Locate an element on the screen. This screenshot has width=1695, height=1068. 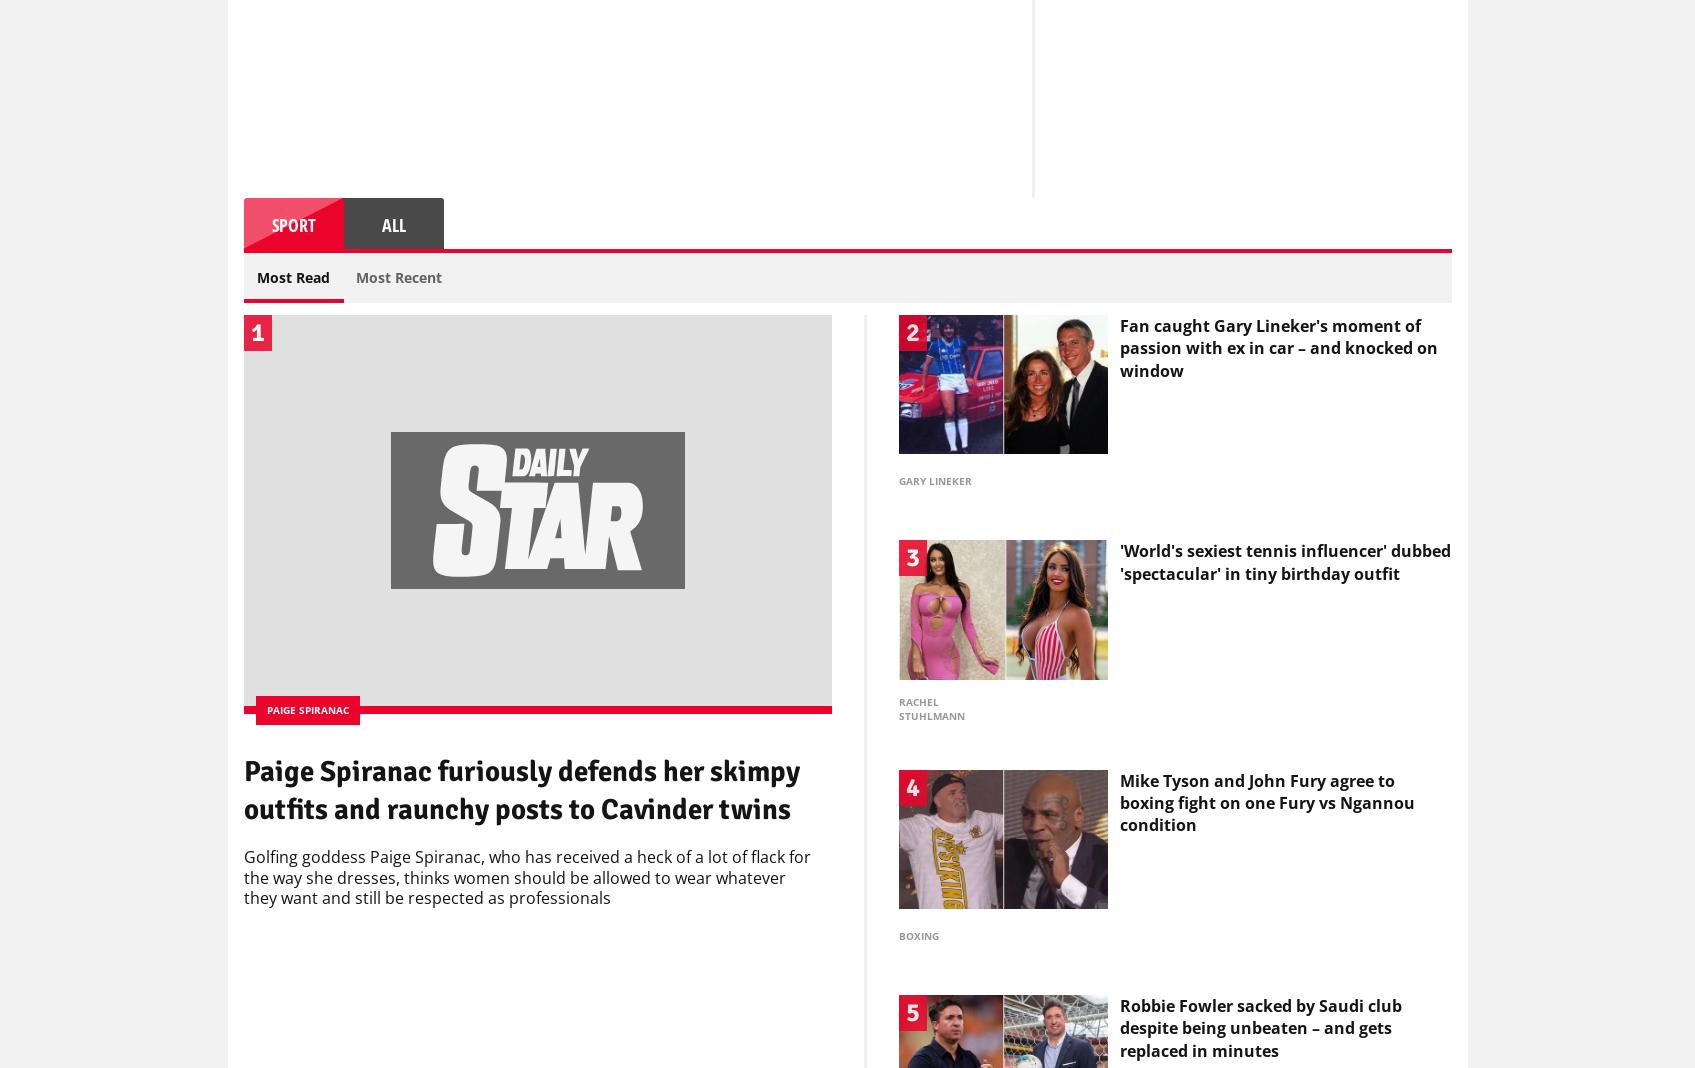
'Most Recent' is located at coordinates (397, 281).